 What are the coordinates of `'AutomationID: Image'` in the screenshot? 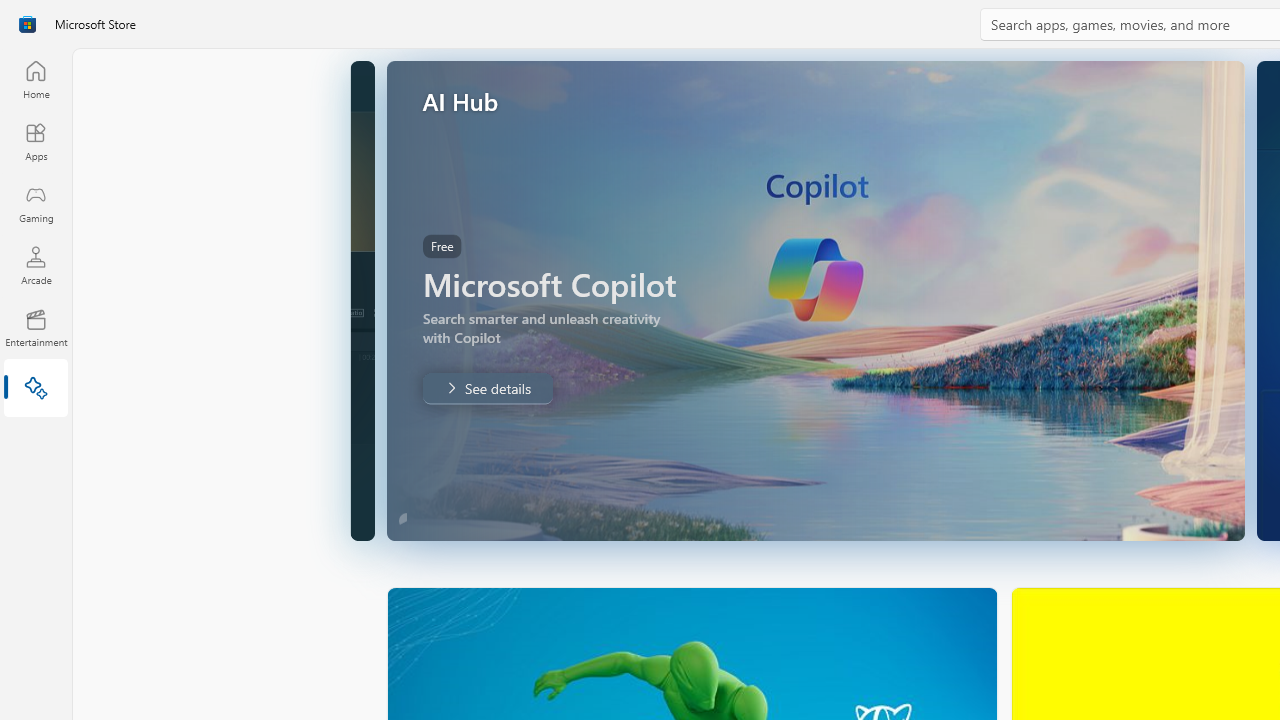 It's located at (815, 300).